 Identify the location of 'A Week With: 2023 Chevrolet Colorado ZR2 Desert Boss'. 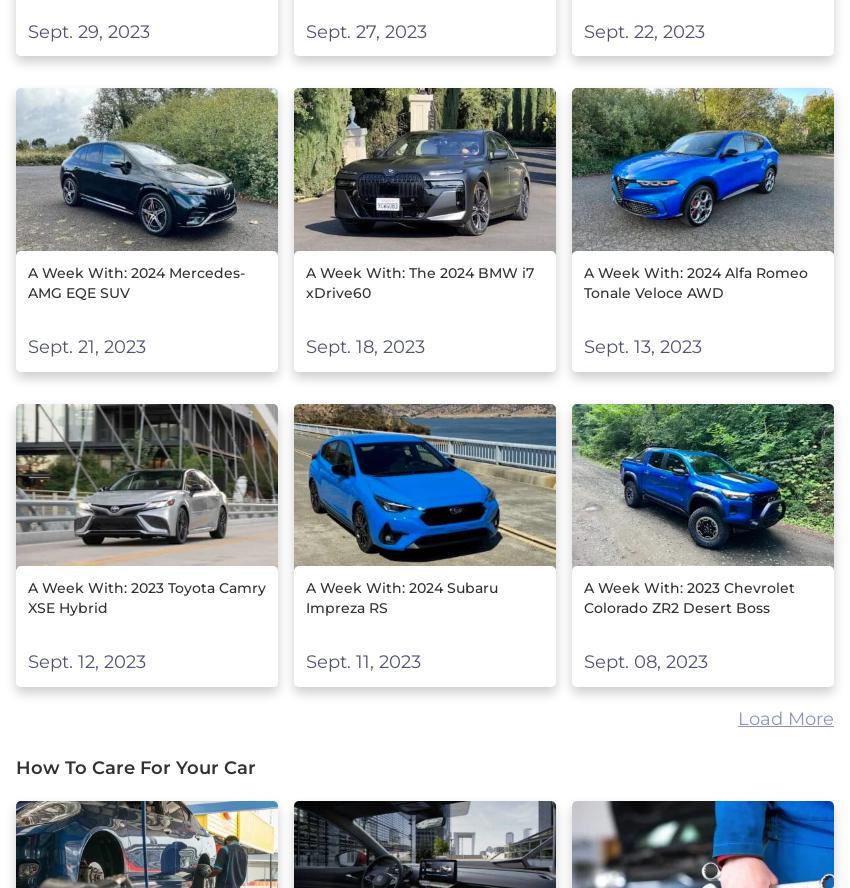
(687, 597).